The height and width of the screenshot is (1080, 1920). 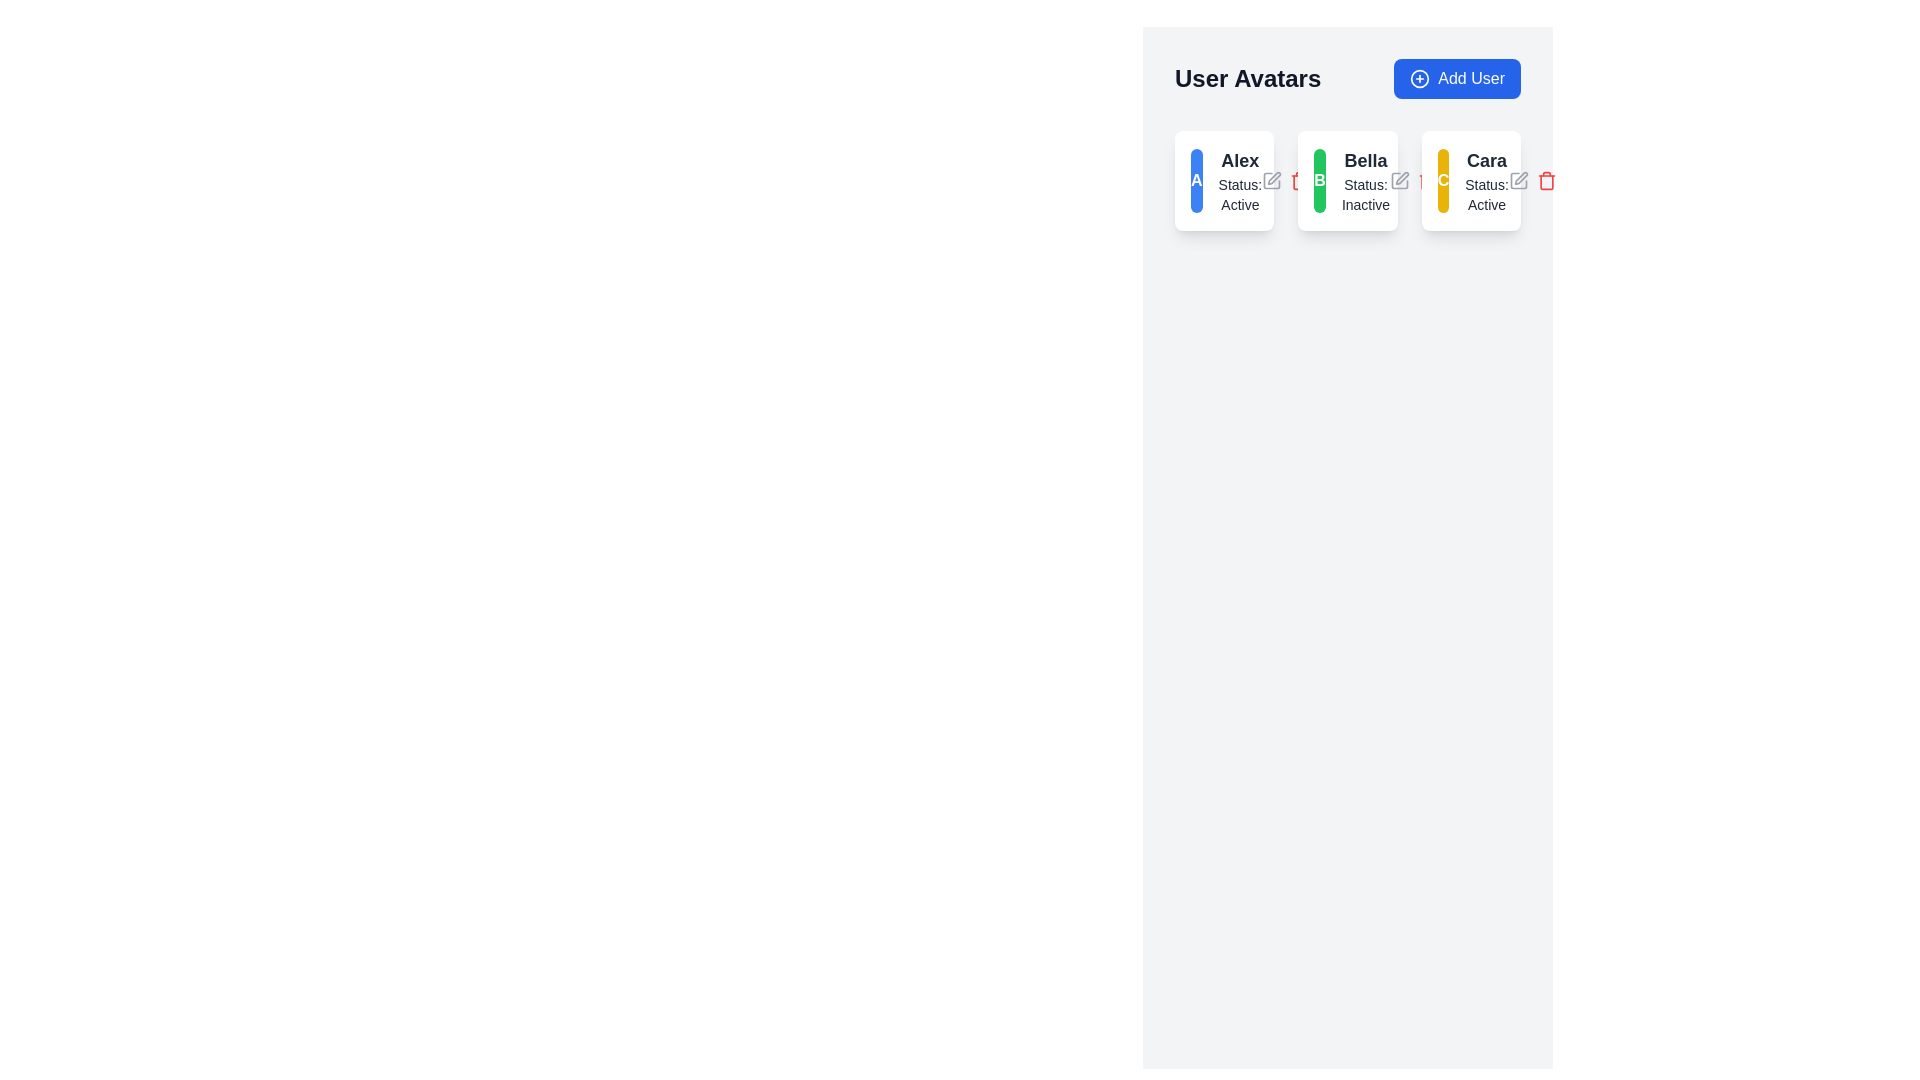 What do you see at coordinates (1365, 195) in the screenshot?
I see `the static text label that displays 'Status: Inactive', located within the user card for 'Bella', positioned below the bold text 'Bella'` at bounding box center [1365, 195].